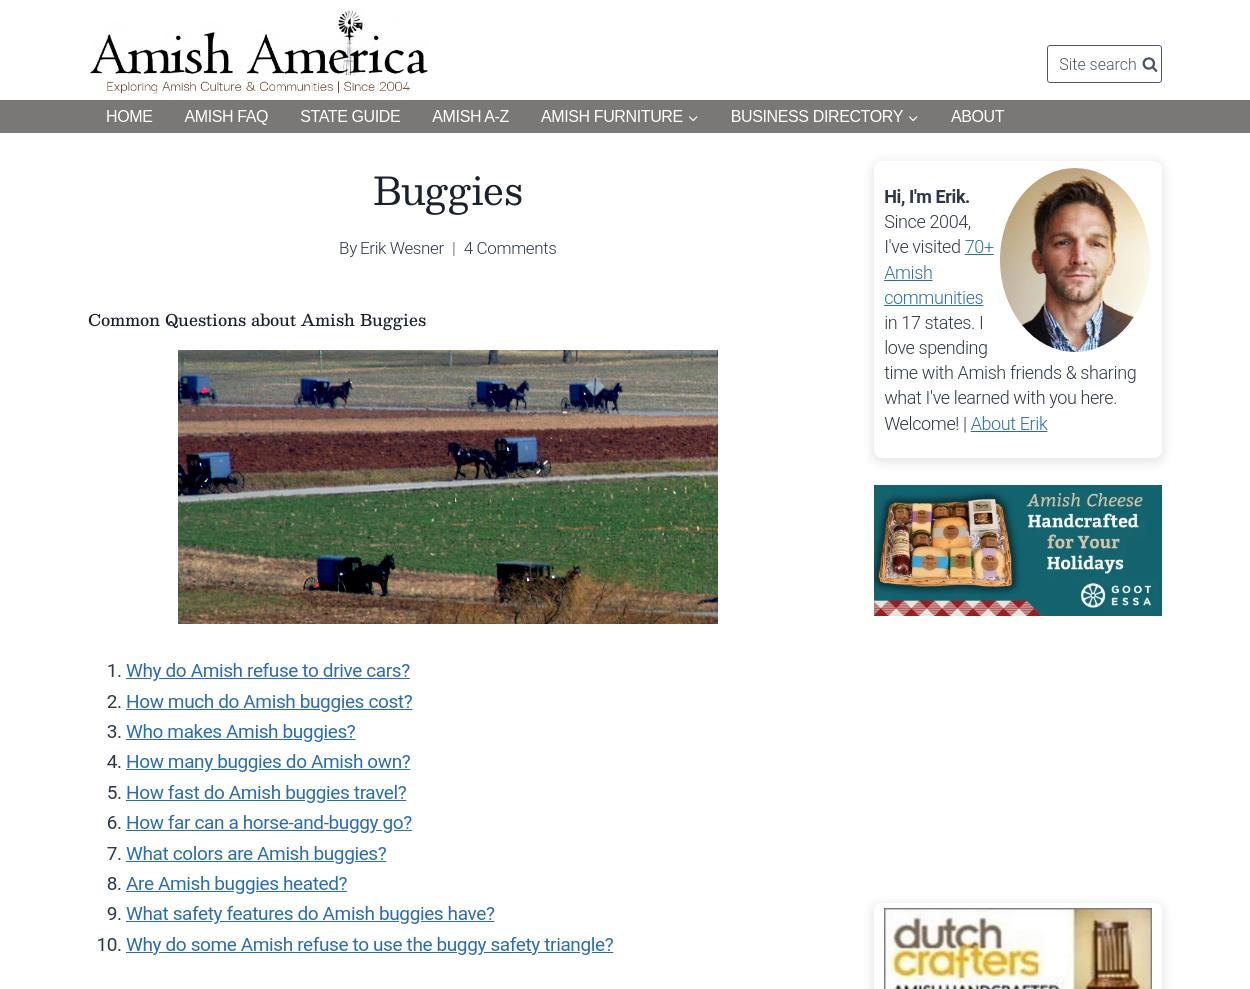 This screenshot has height=989, width=1250. I want to click on 'How much do Amish buggies cost?', so click(269, 699).